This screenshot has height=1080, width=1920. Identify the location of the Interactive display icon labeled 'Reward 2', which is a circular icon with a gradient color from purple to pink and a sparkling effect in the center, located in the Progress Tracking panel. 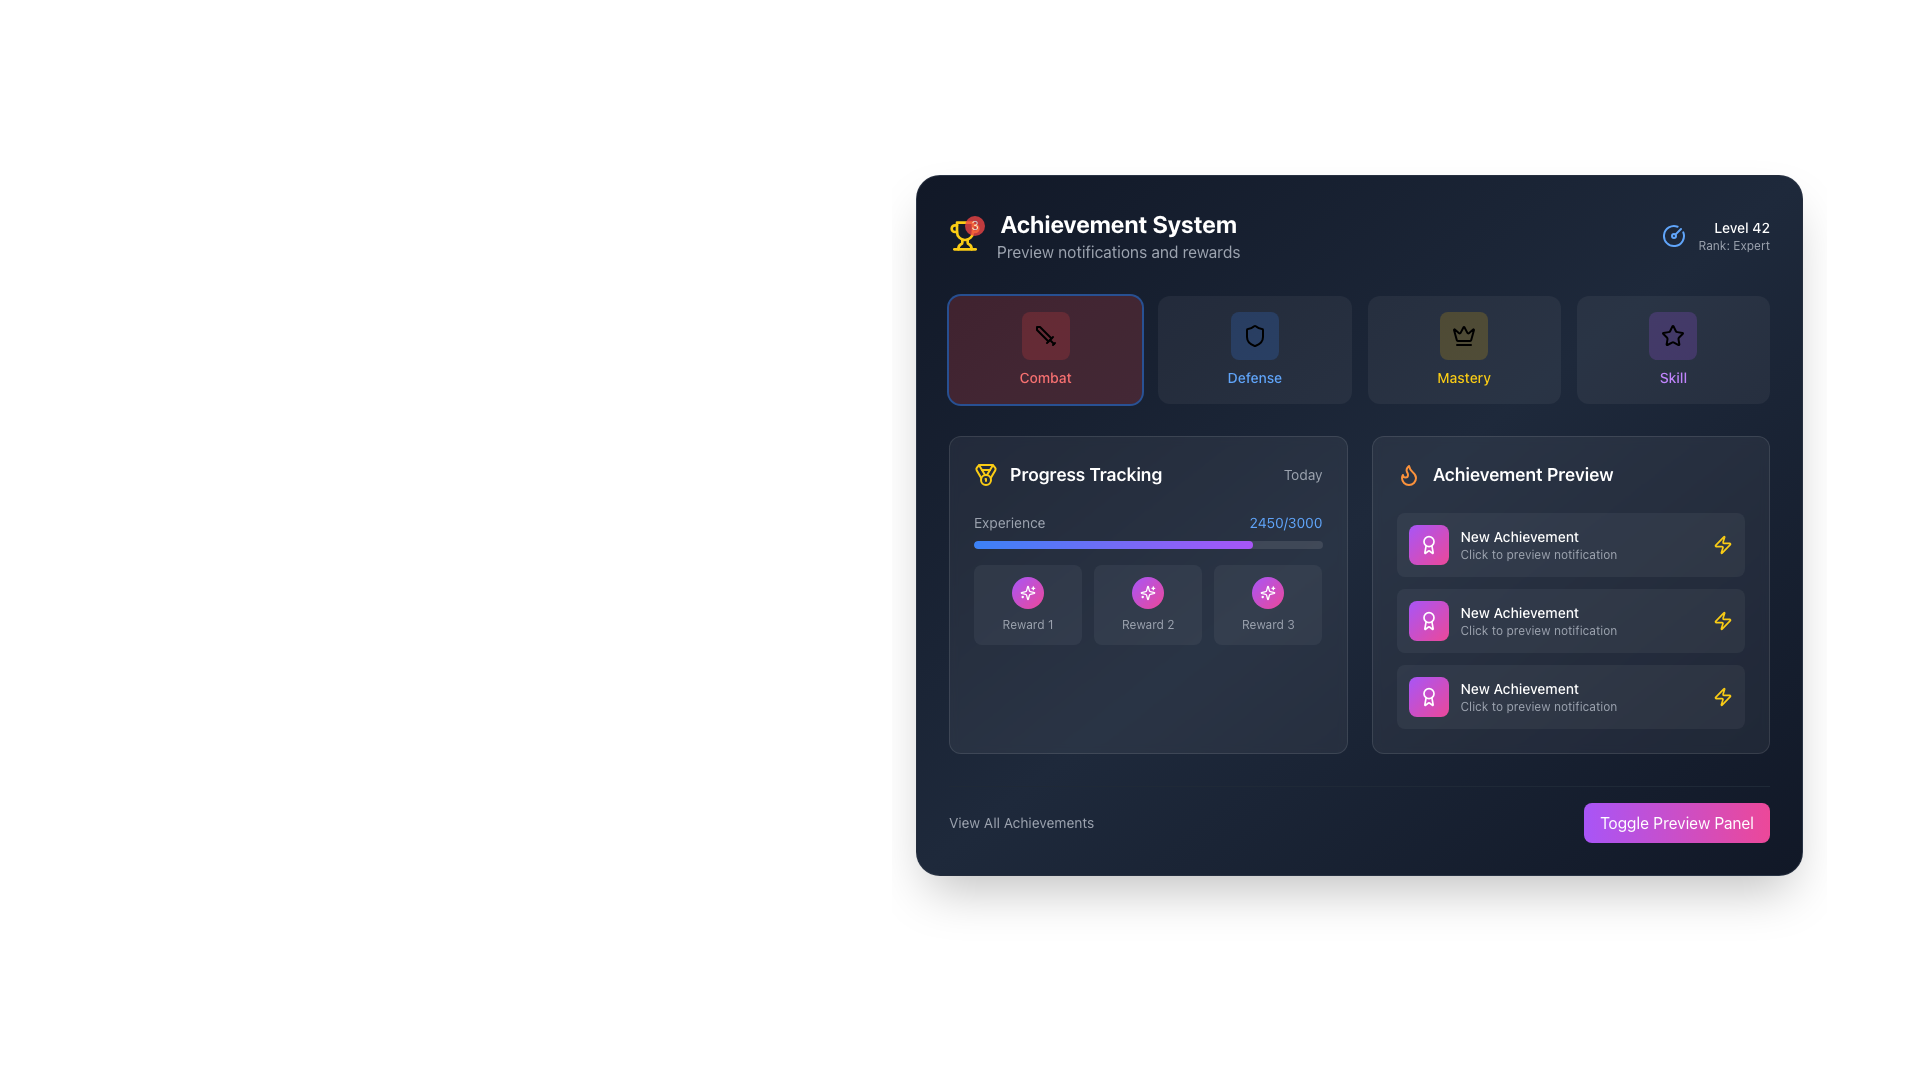
(1148, 604).